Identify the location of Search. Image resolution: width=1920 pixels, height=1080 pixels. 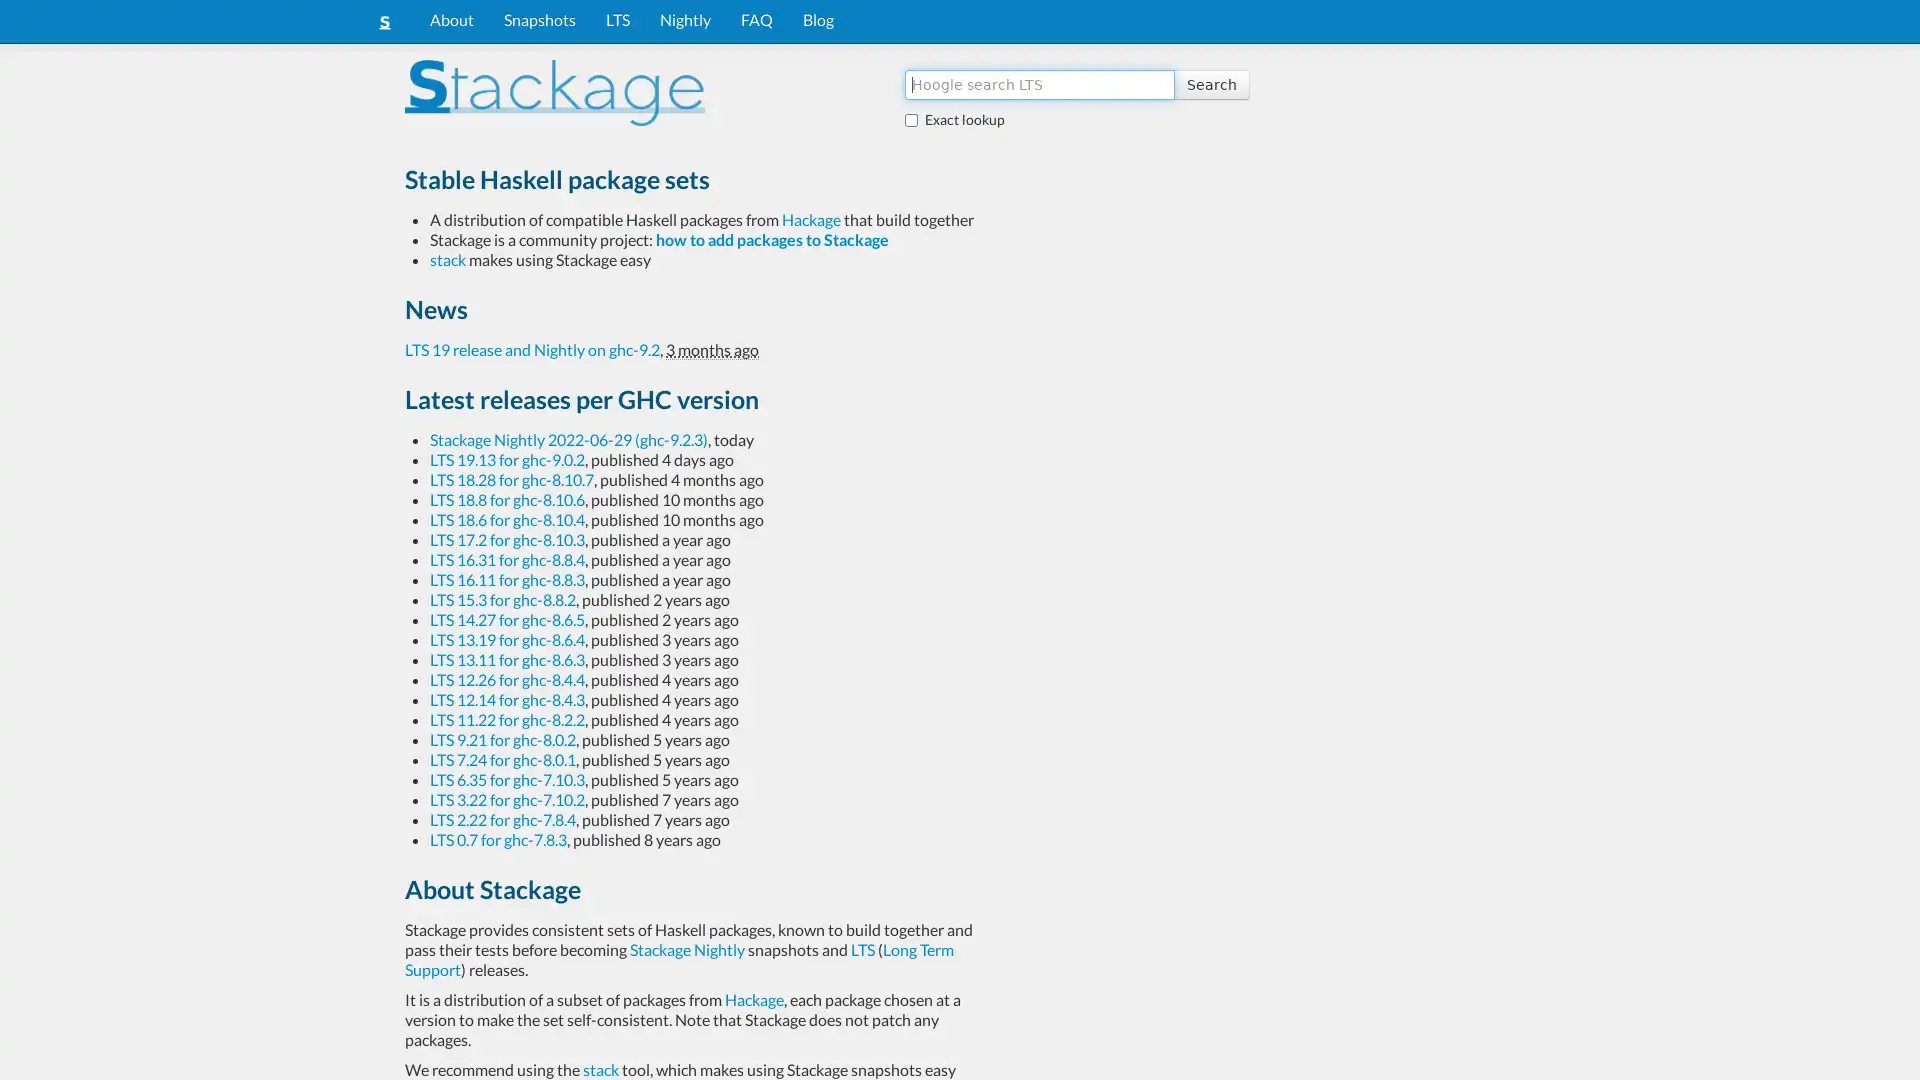
(1210, 83).